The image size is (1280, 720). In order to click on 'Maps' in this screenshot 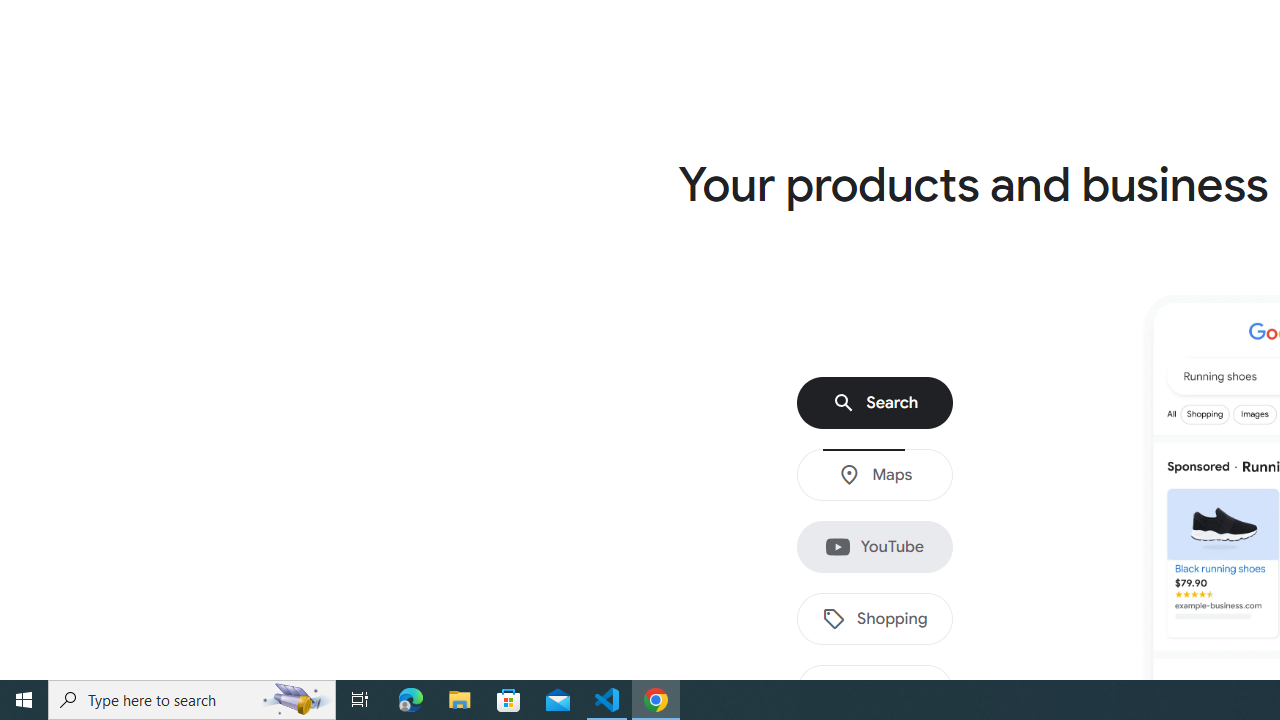, I will do `click(875, 475)`.